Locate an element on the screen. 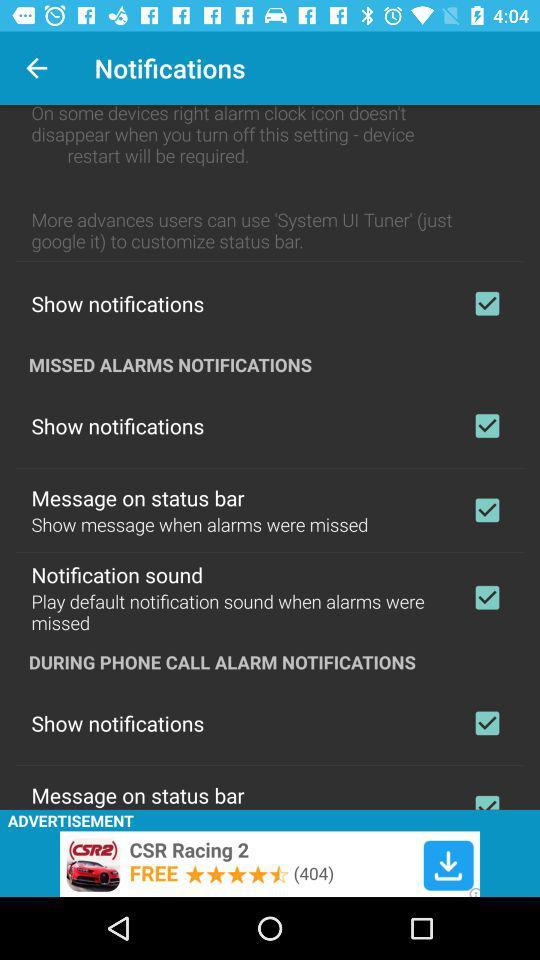 The height and width of the screenshot is (960, 540). select putturn is located at coordinates (486, 798).